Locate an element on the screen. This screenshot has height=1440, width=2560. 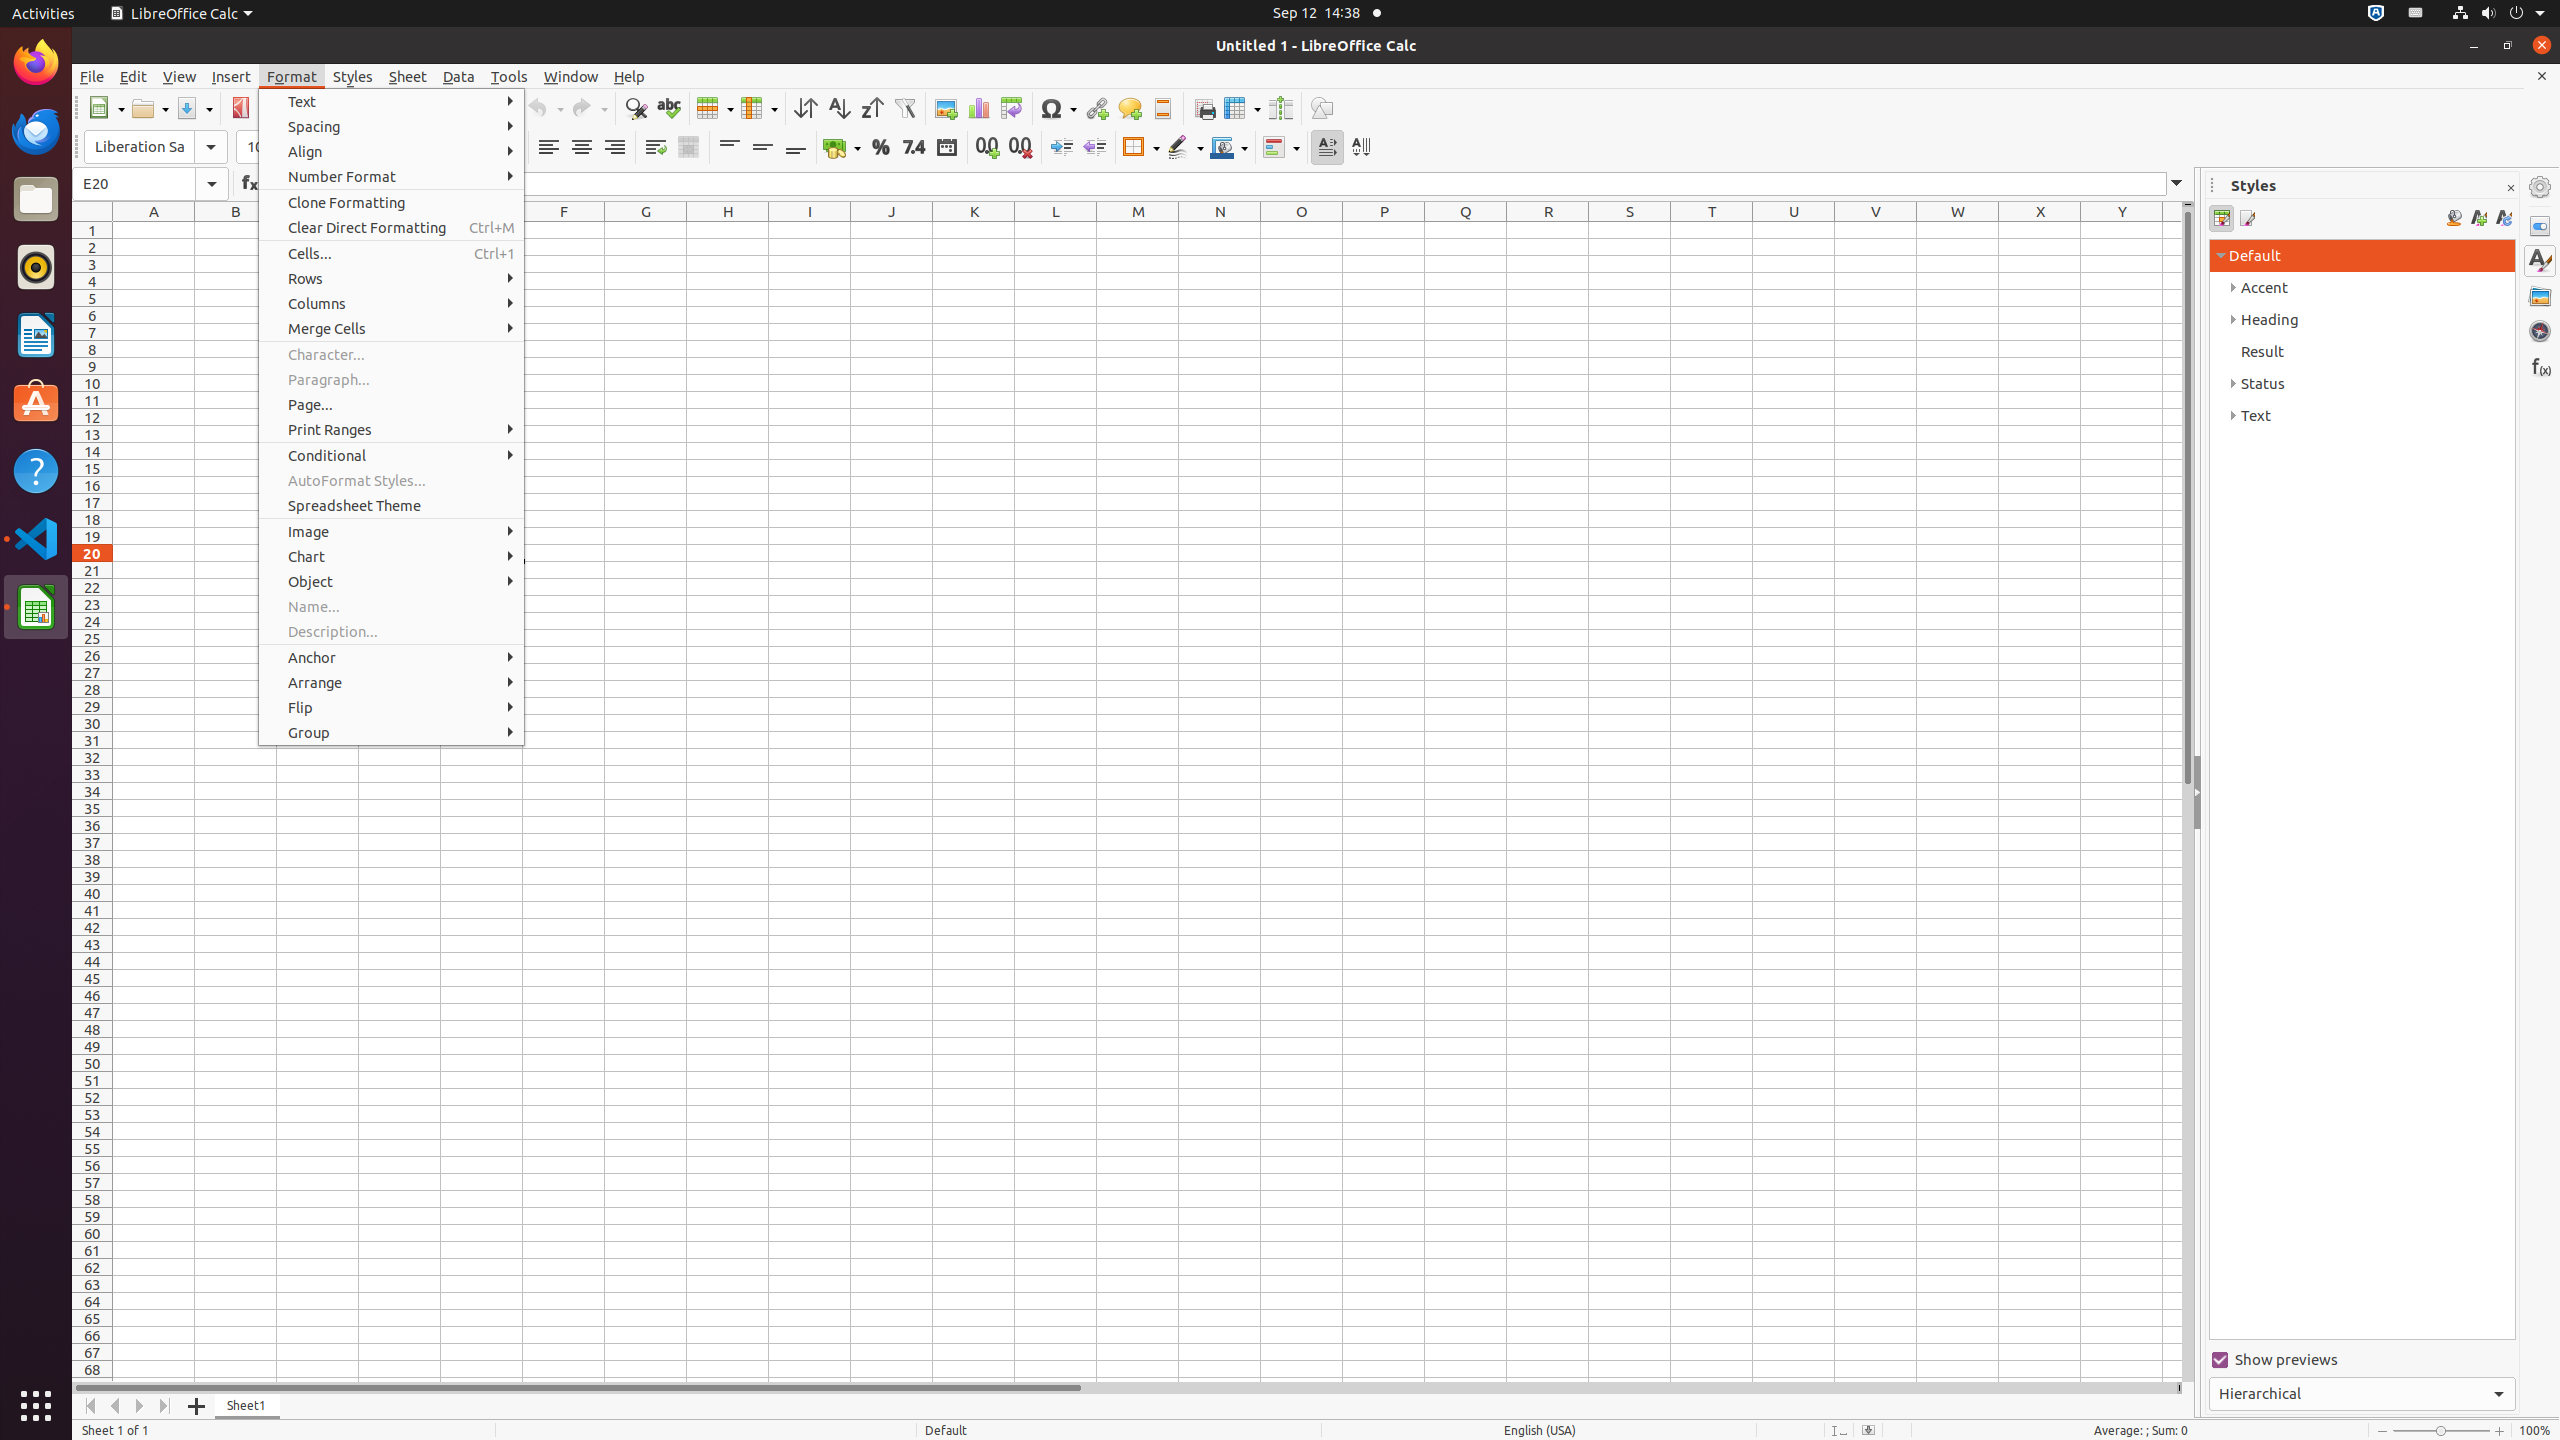
'Align Top' is located at coordinates (729, 146).